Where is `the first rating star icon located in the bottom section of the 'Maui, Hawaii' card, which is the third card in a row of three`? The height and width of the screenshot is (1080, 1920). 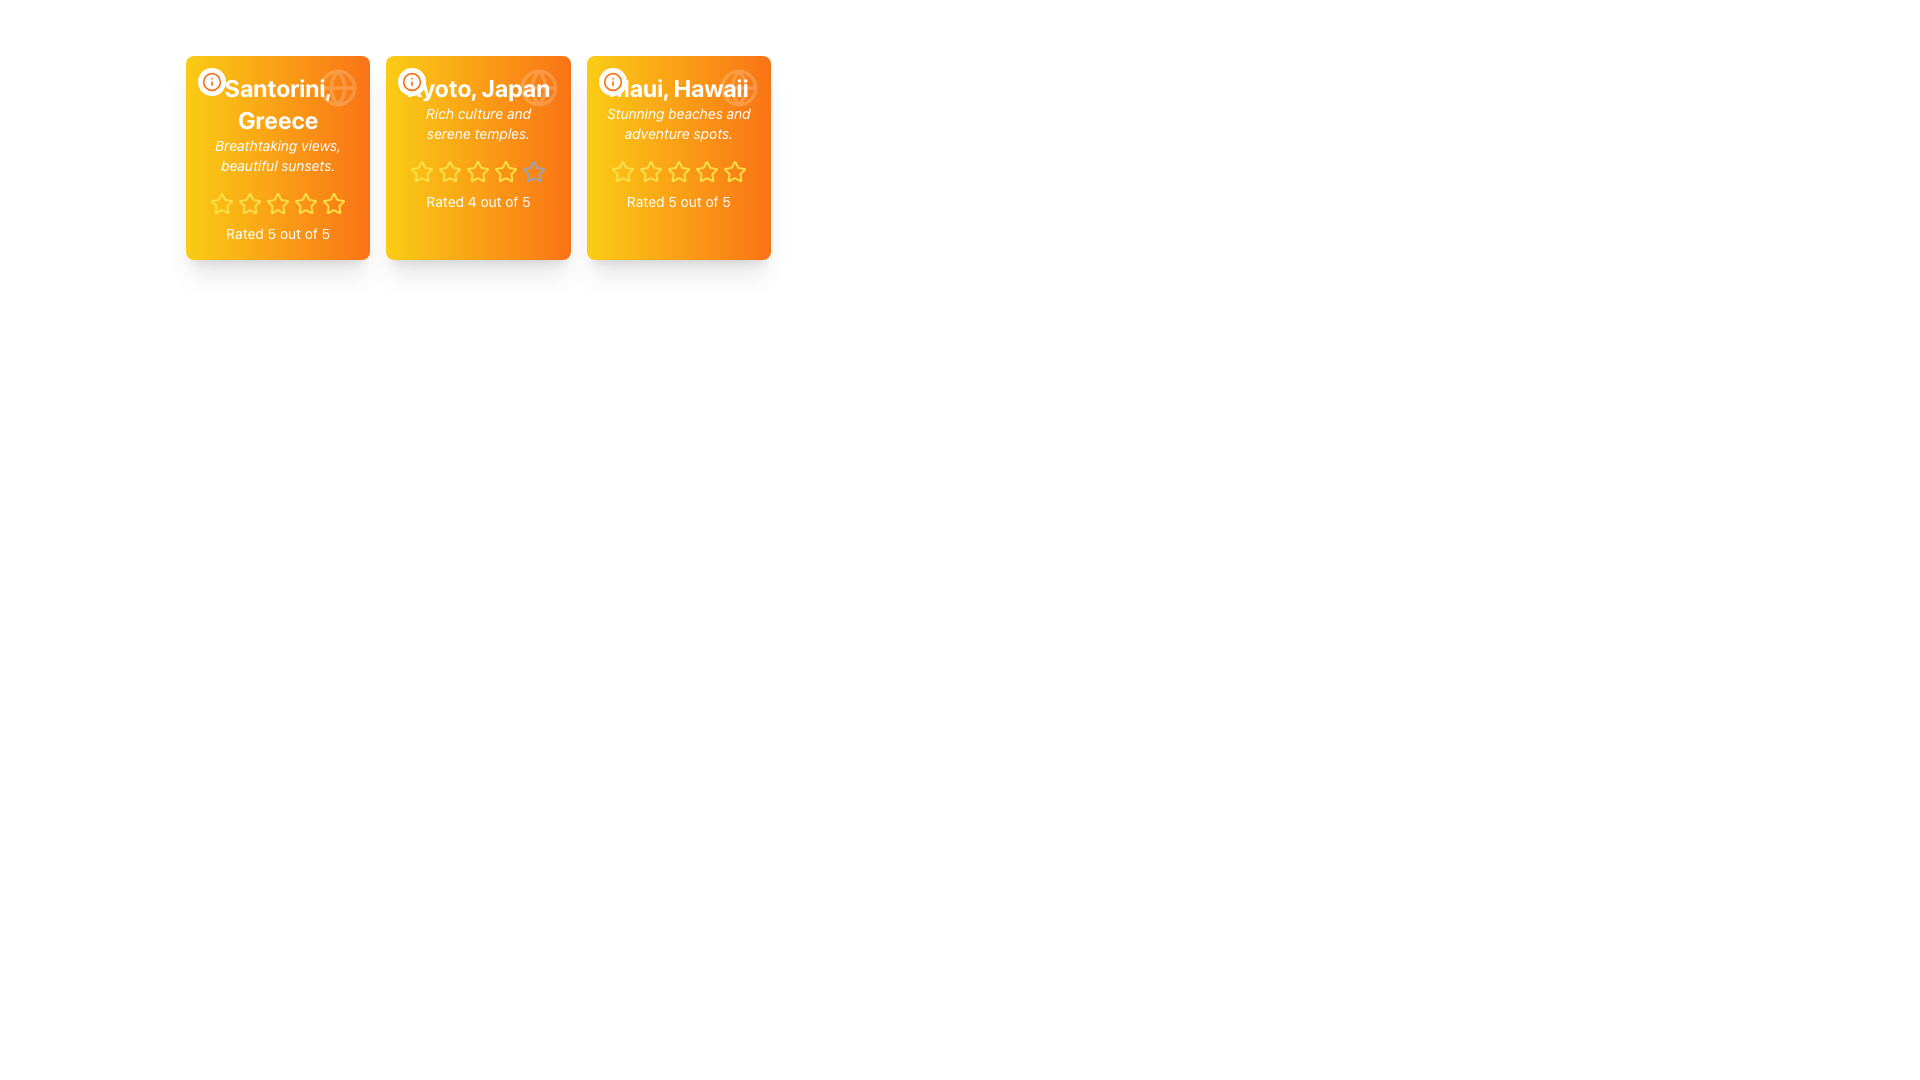
the first rating star icon located in the bottom section of the 'Maui, Hawaii' card, which is the third card in a row of three is located at coordinates (621, 171).